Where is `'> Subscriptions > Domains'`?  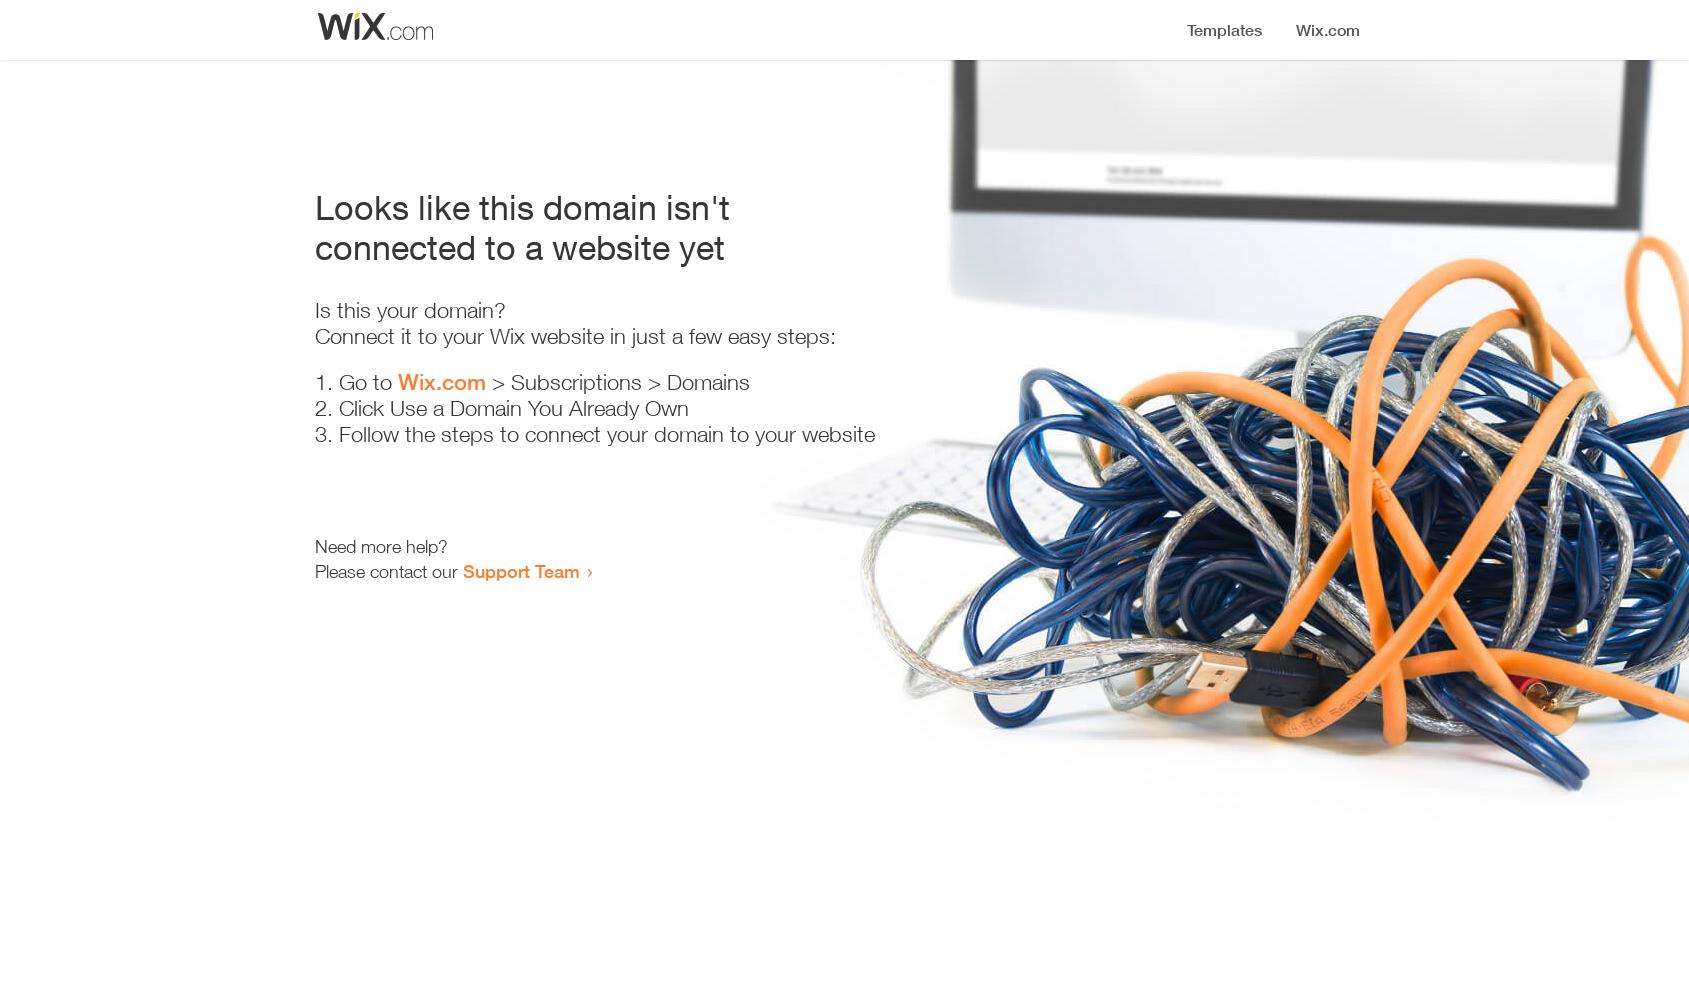 '> Subscriptions > Domains' is located at coordinates (615, 382).